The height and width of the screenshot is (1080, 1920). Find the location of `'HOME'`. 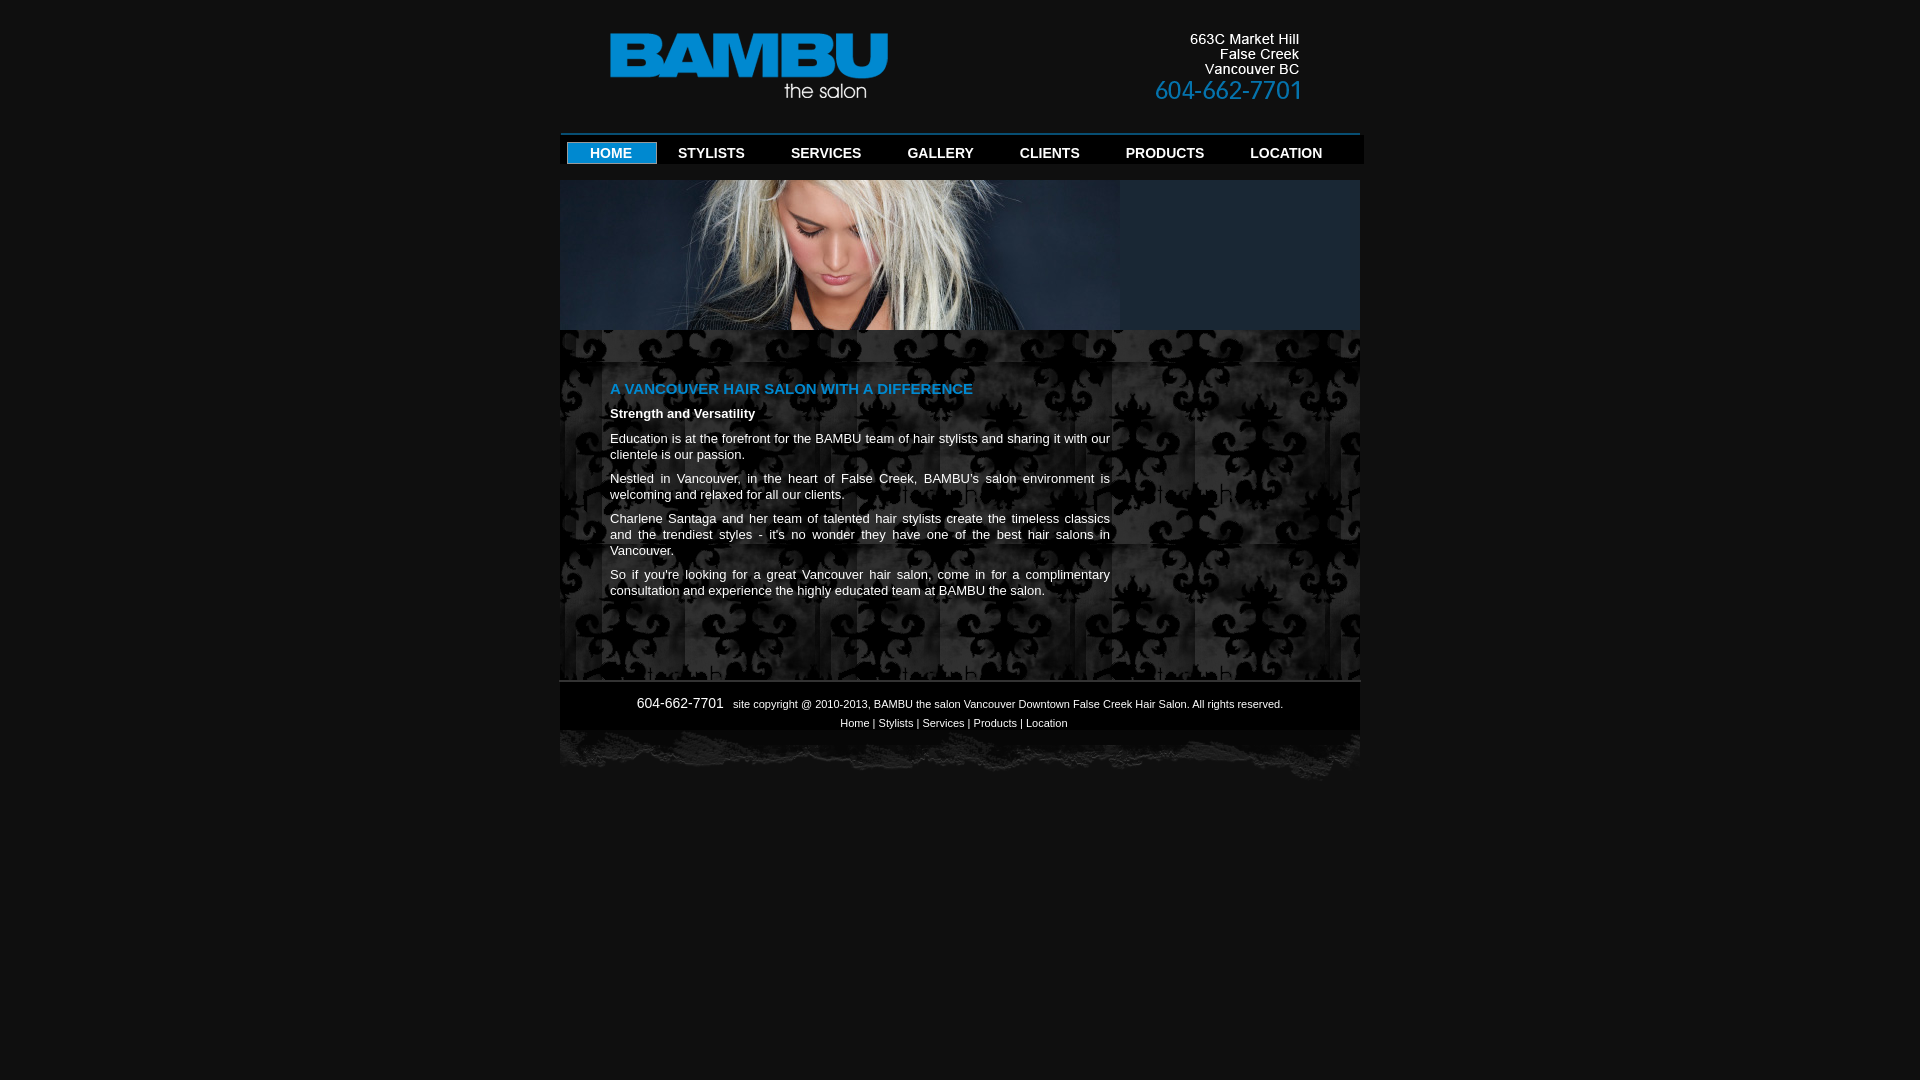

'HOME' is located at coordinates (609, 158).